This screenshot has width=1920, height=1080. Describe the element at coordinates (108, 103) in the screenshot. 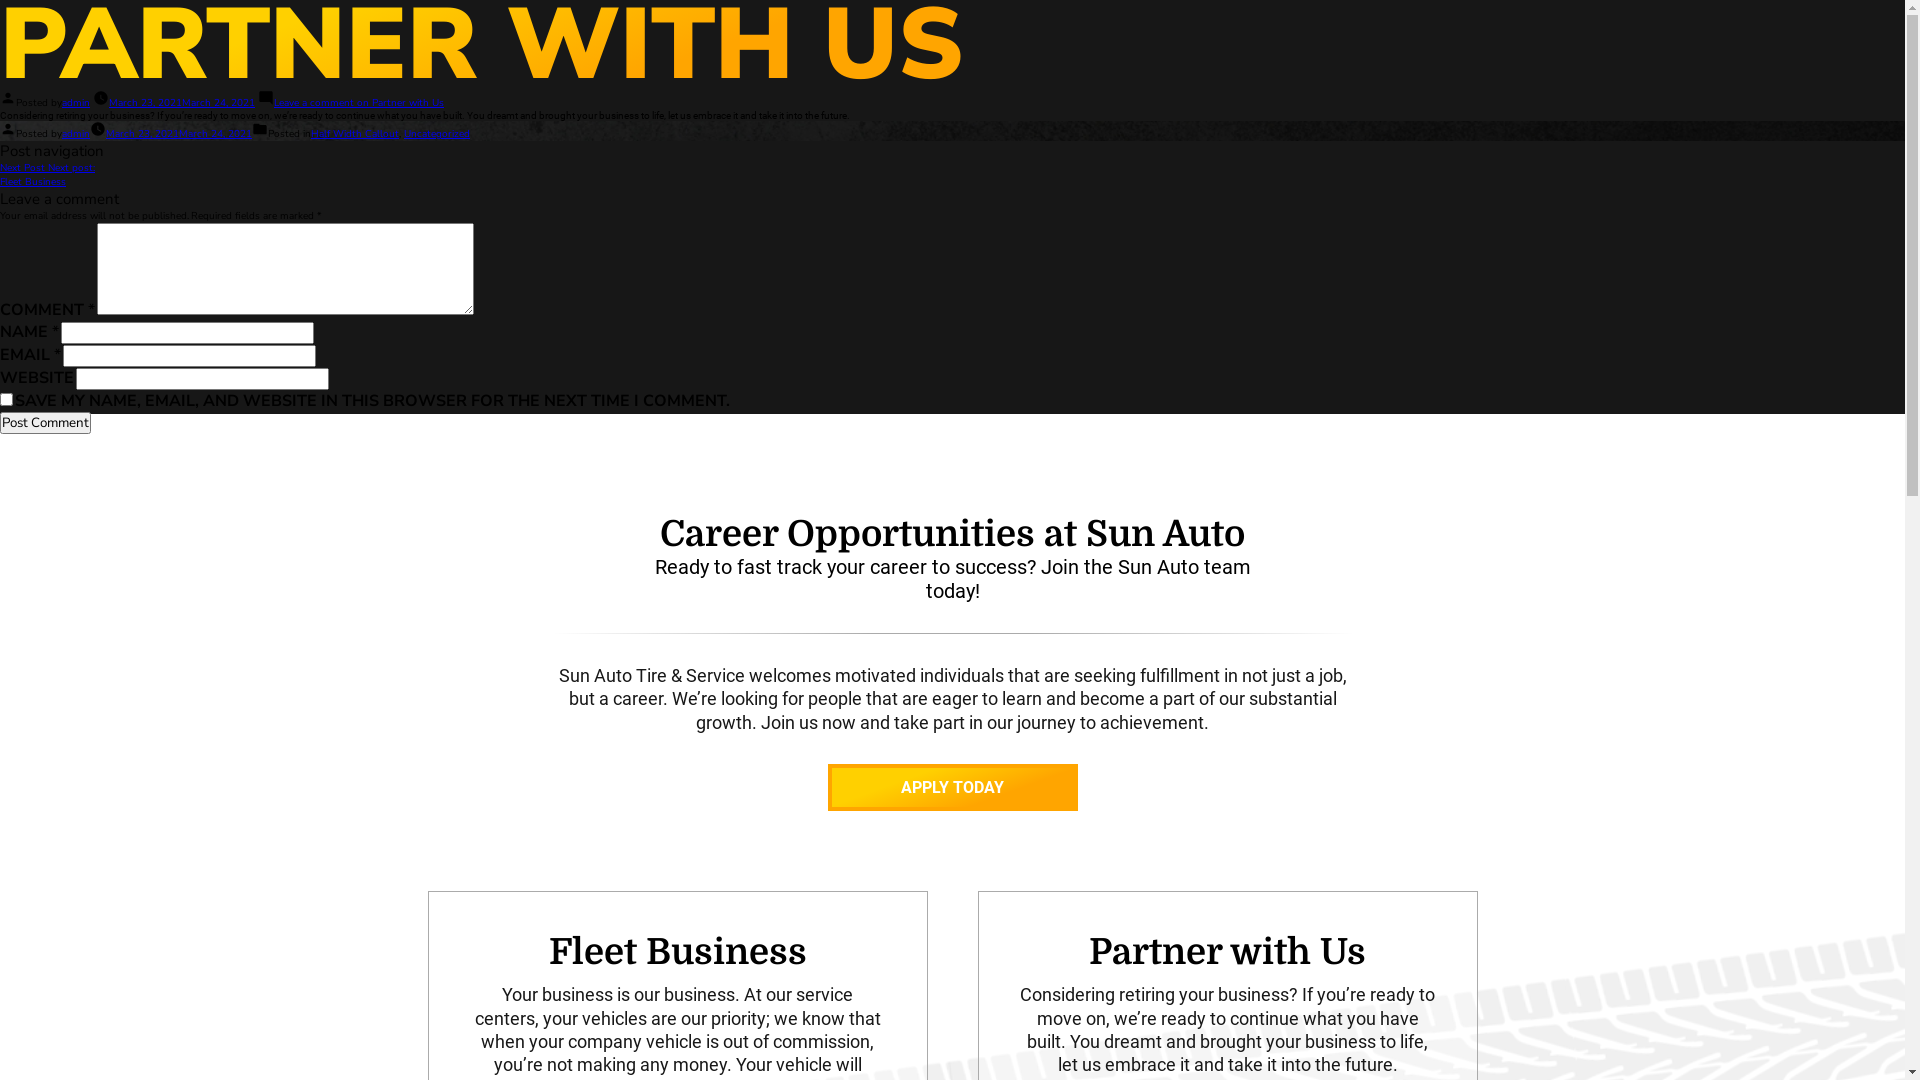

I see `'March 23, 2021March 24, 2021'` at that location.